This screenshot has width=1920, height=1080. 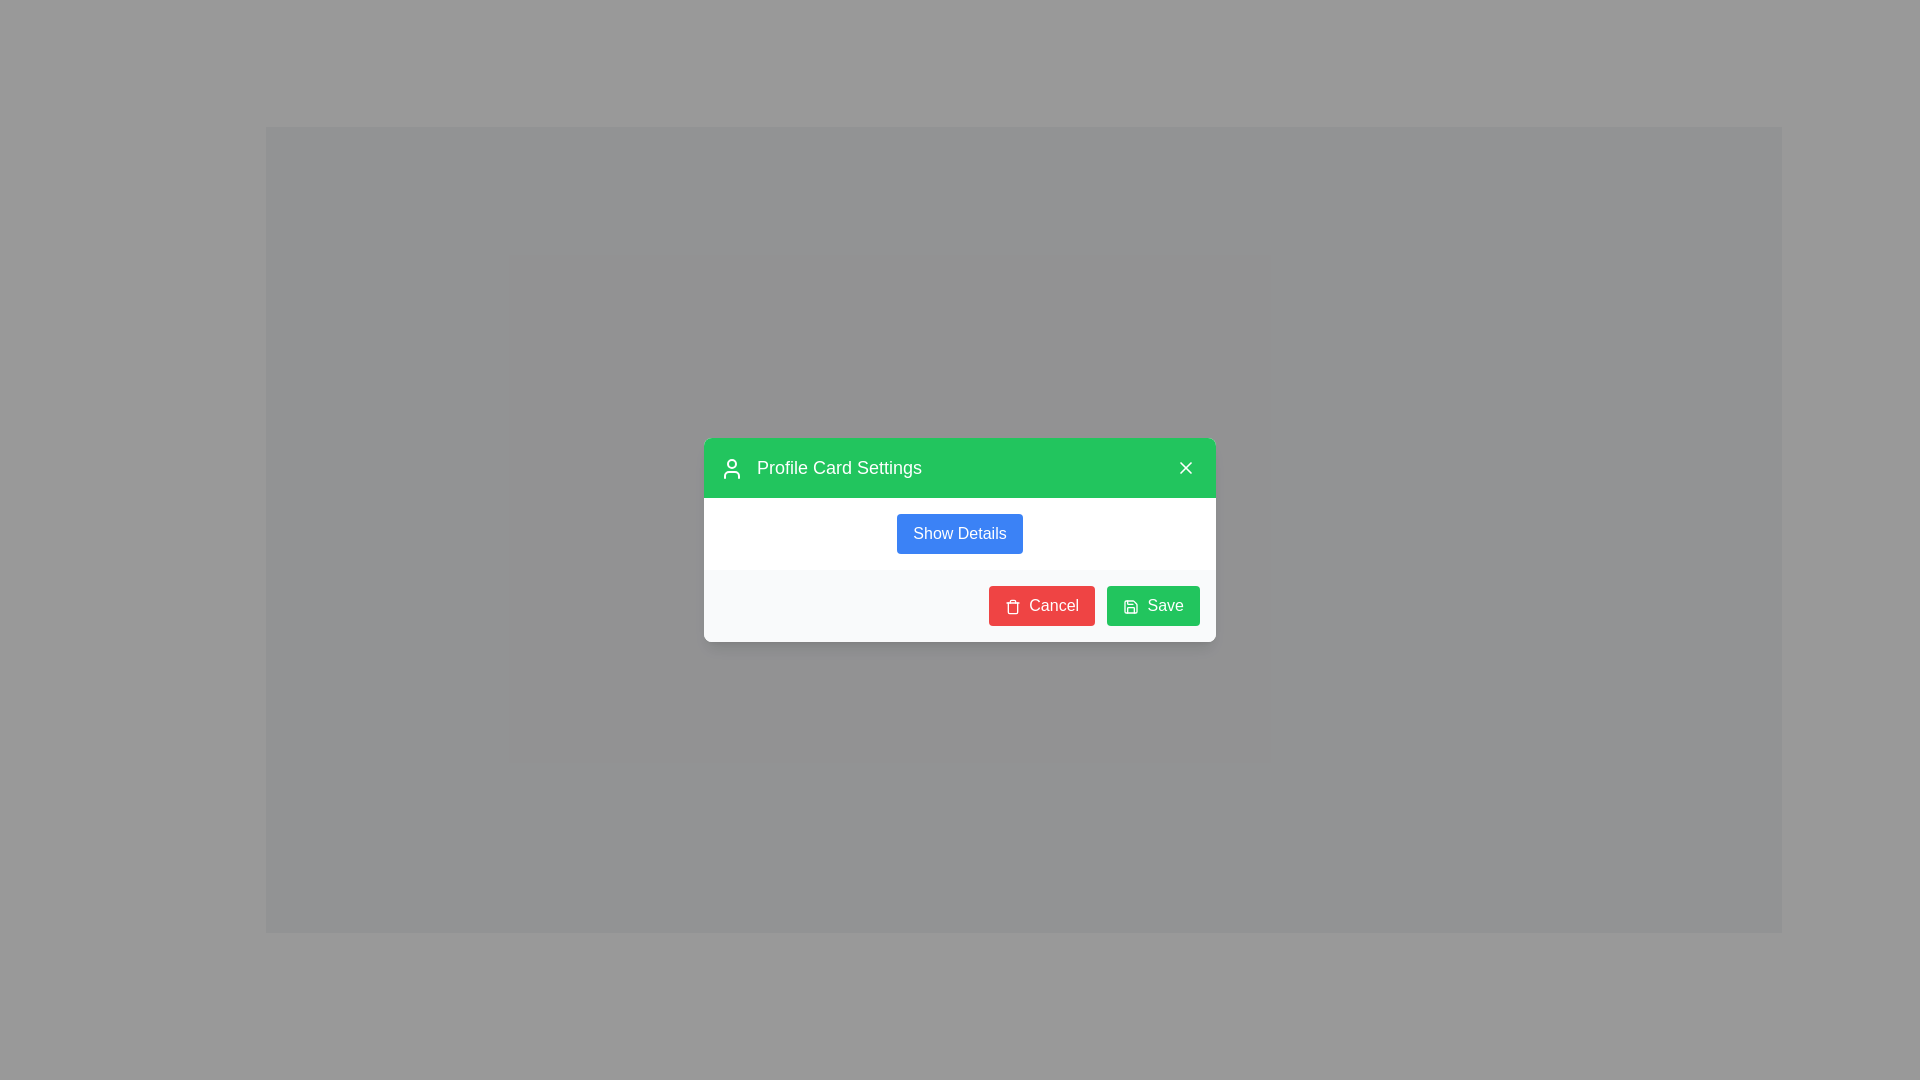 What do you see at coordinates (1131, 605) in the screenshot?
I see `the 'Save' button icon located in the bottom-right corner of the dialog box, which indicates the 'save' action` at bounding box center [1131, 605].